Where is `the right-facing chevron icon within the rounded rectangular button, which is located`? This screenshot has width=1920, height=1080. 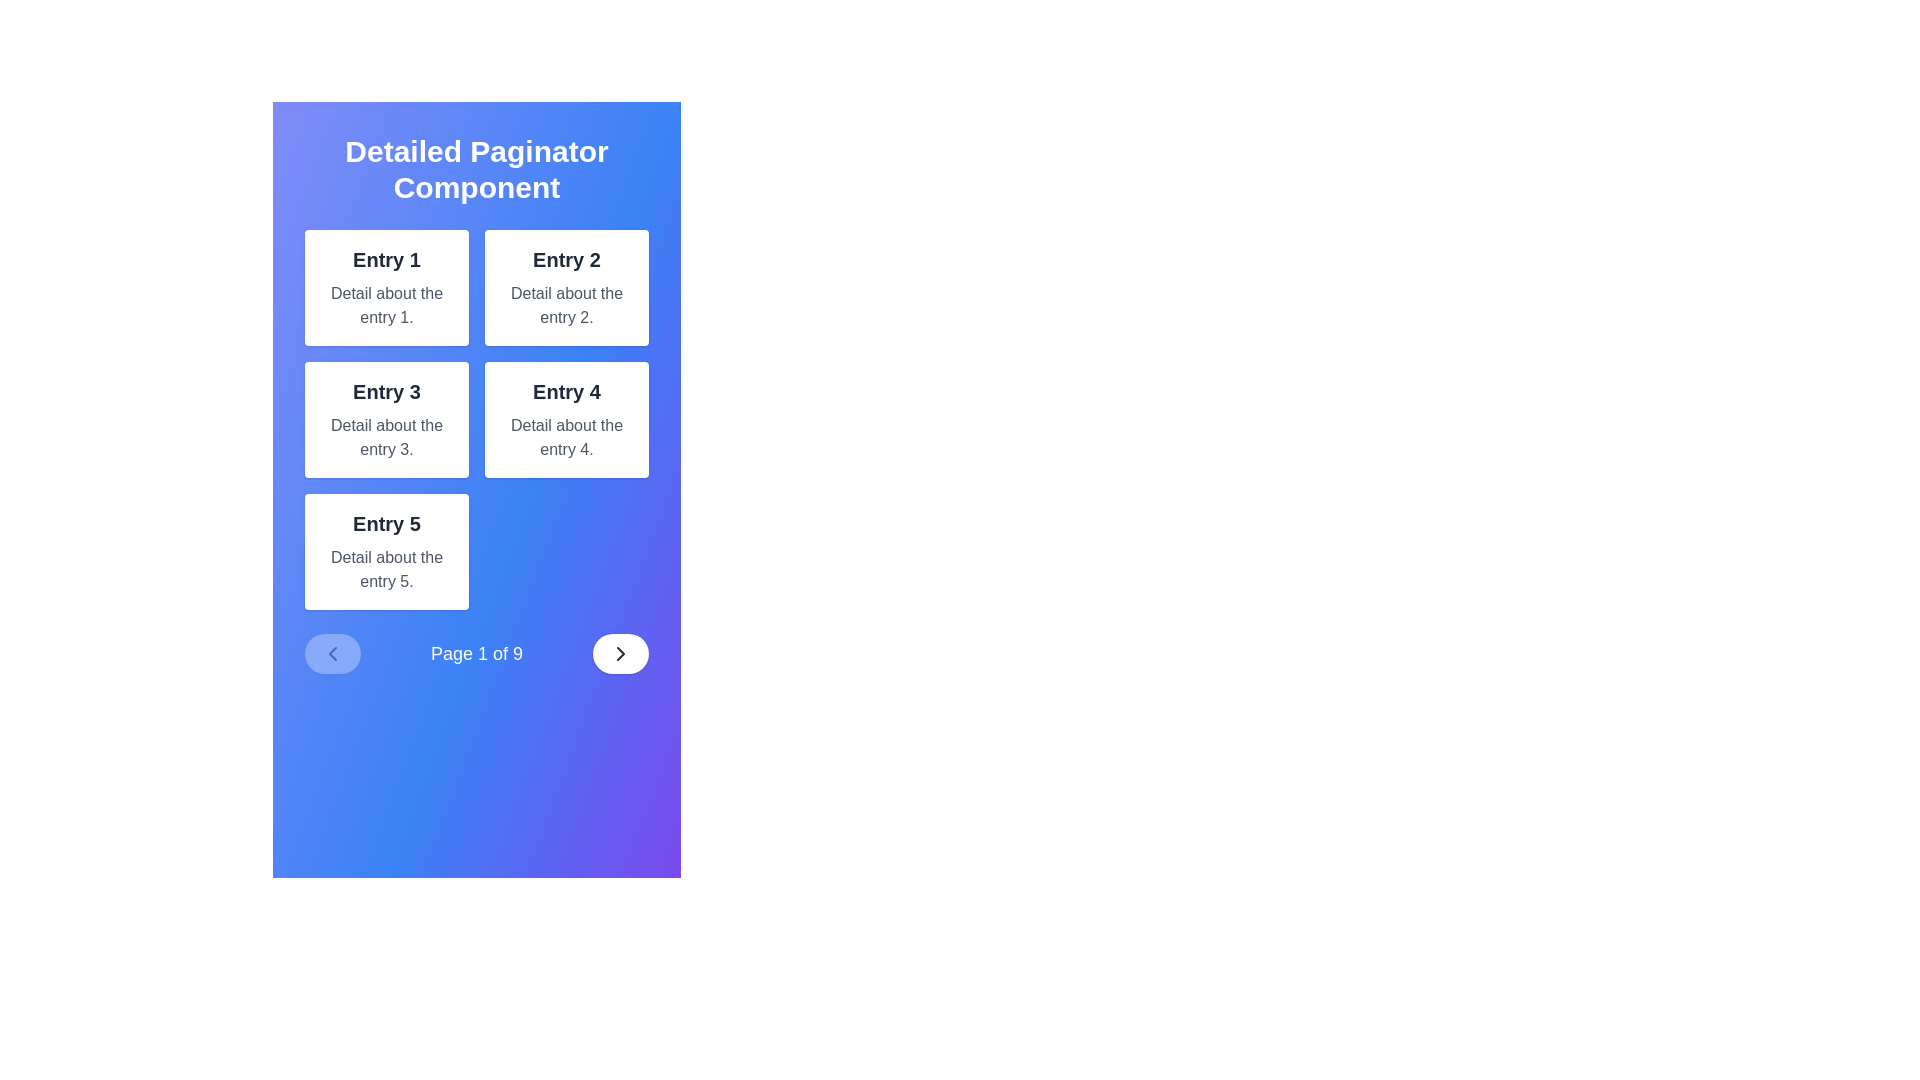
the right-facing chevron icon within the rounded rectangular button, which is located is located at coordinates (619, 654).